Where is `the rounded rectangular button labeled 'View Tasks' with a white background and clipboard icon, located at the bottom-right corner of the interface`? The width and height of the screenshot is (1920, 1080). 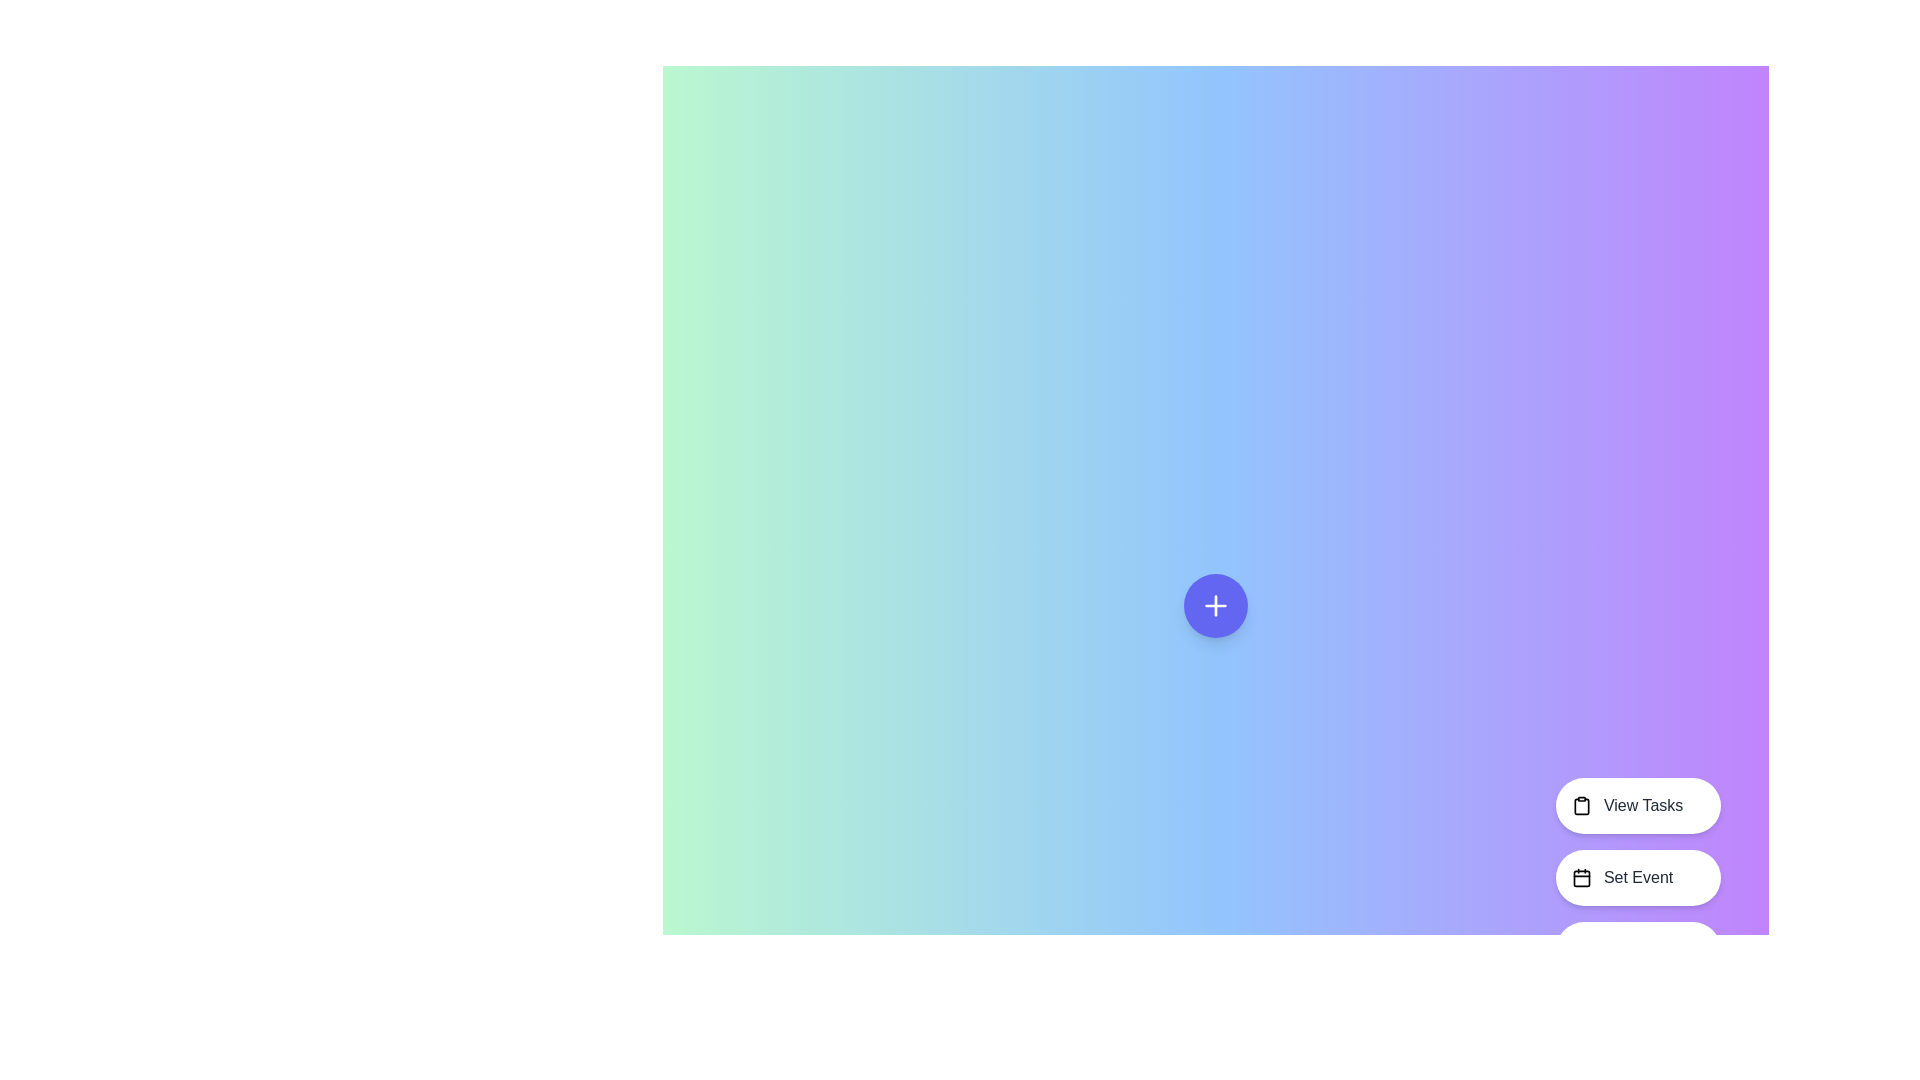
the rounded rectangular button labeled 'View Tasks' with a white background and clipboard icon, located at the bottom-right corner of the interface is located at coordinates (1638, 805).